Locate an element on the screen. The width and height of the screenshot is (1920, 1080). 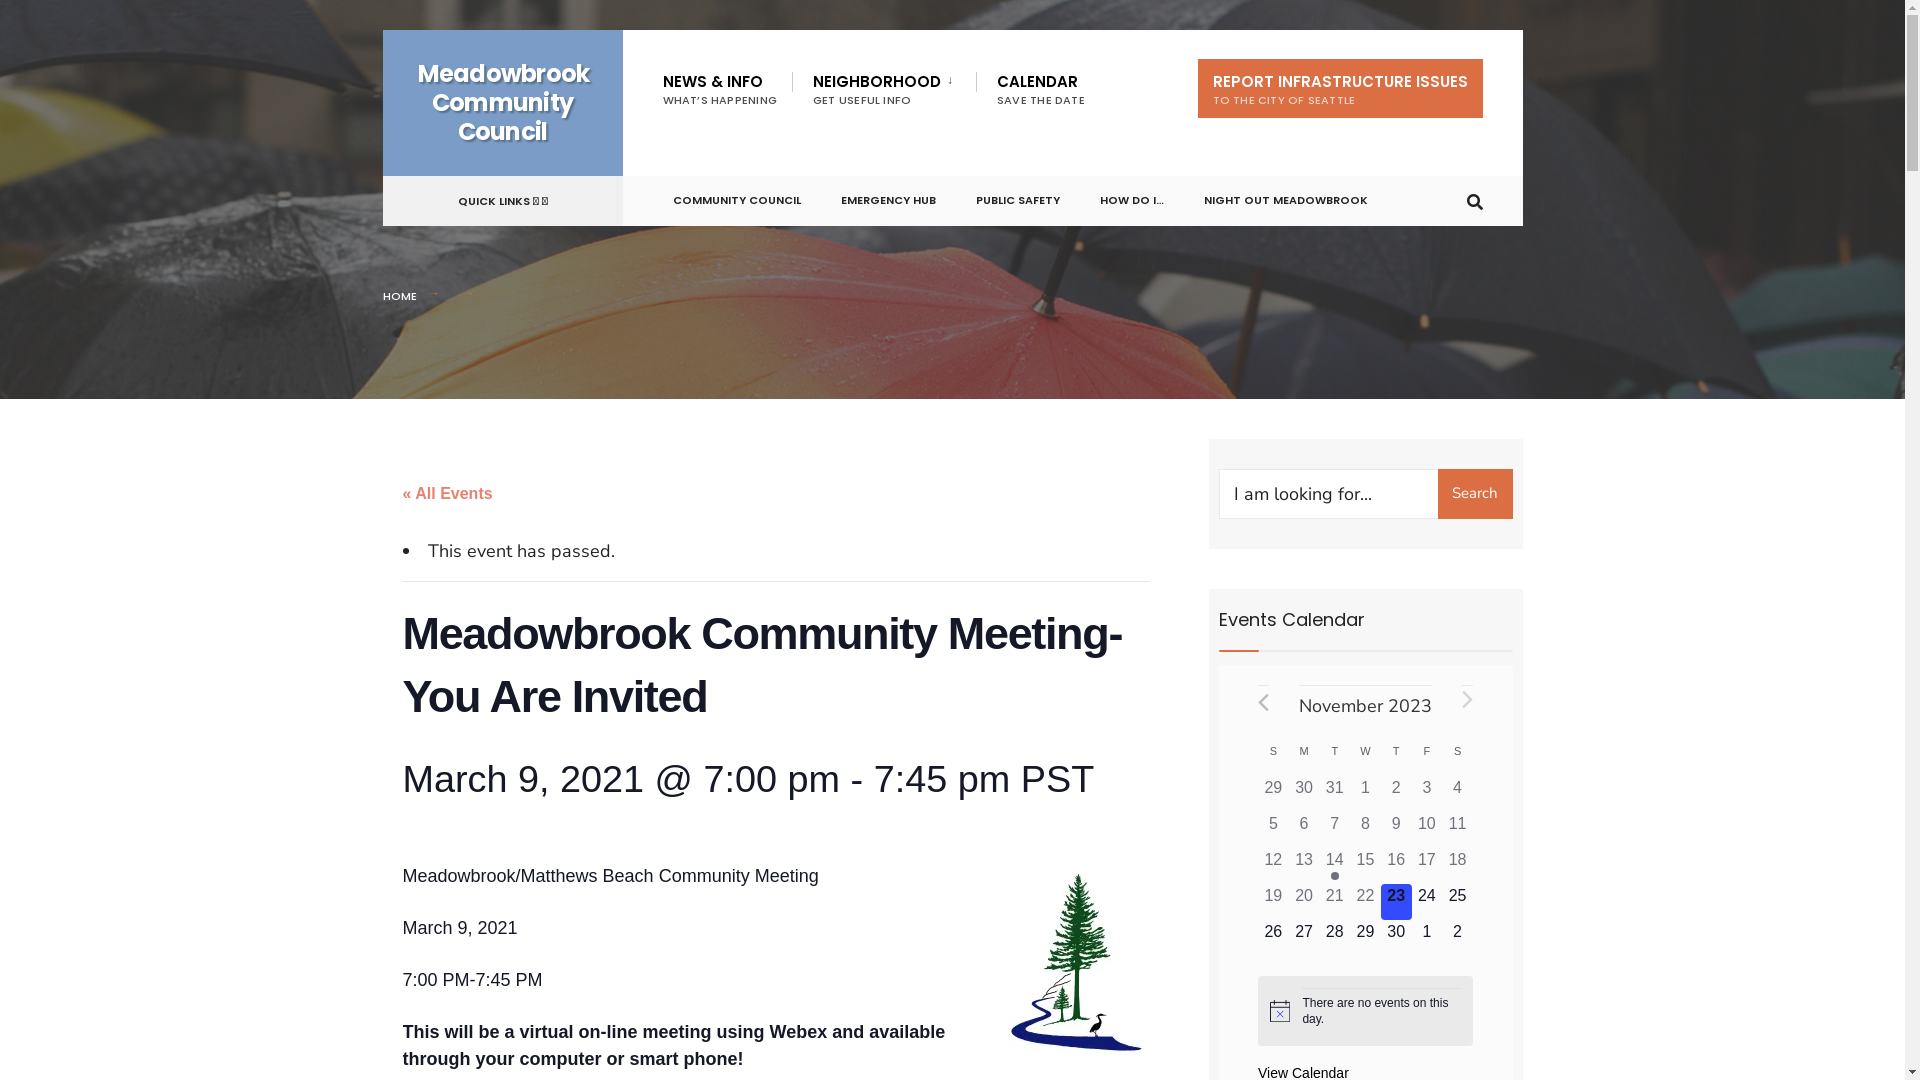
'0 events, is located at coordinates (1364, 937).